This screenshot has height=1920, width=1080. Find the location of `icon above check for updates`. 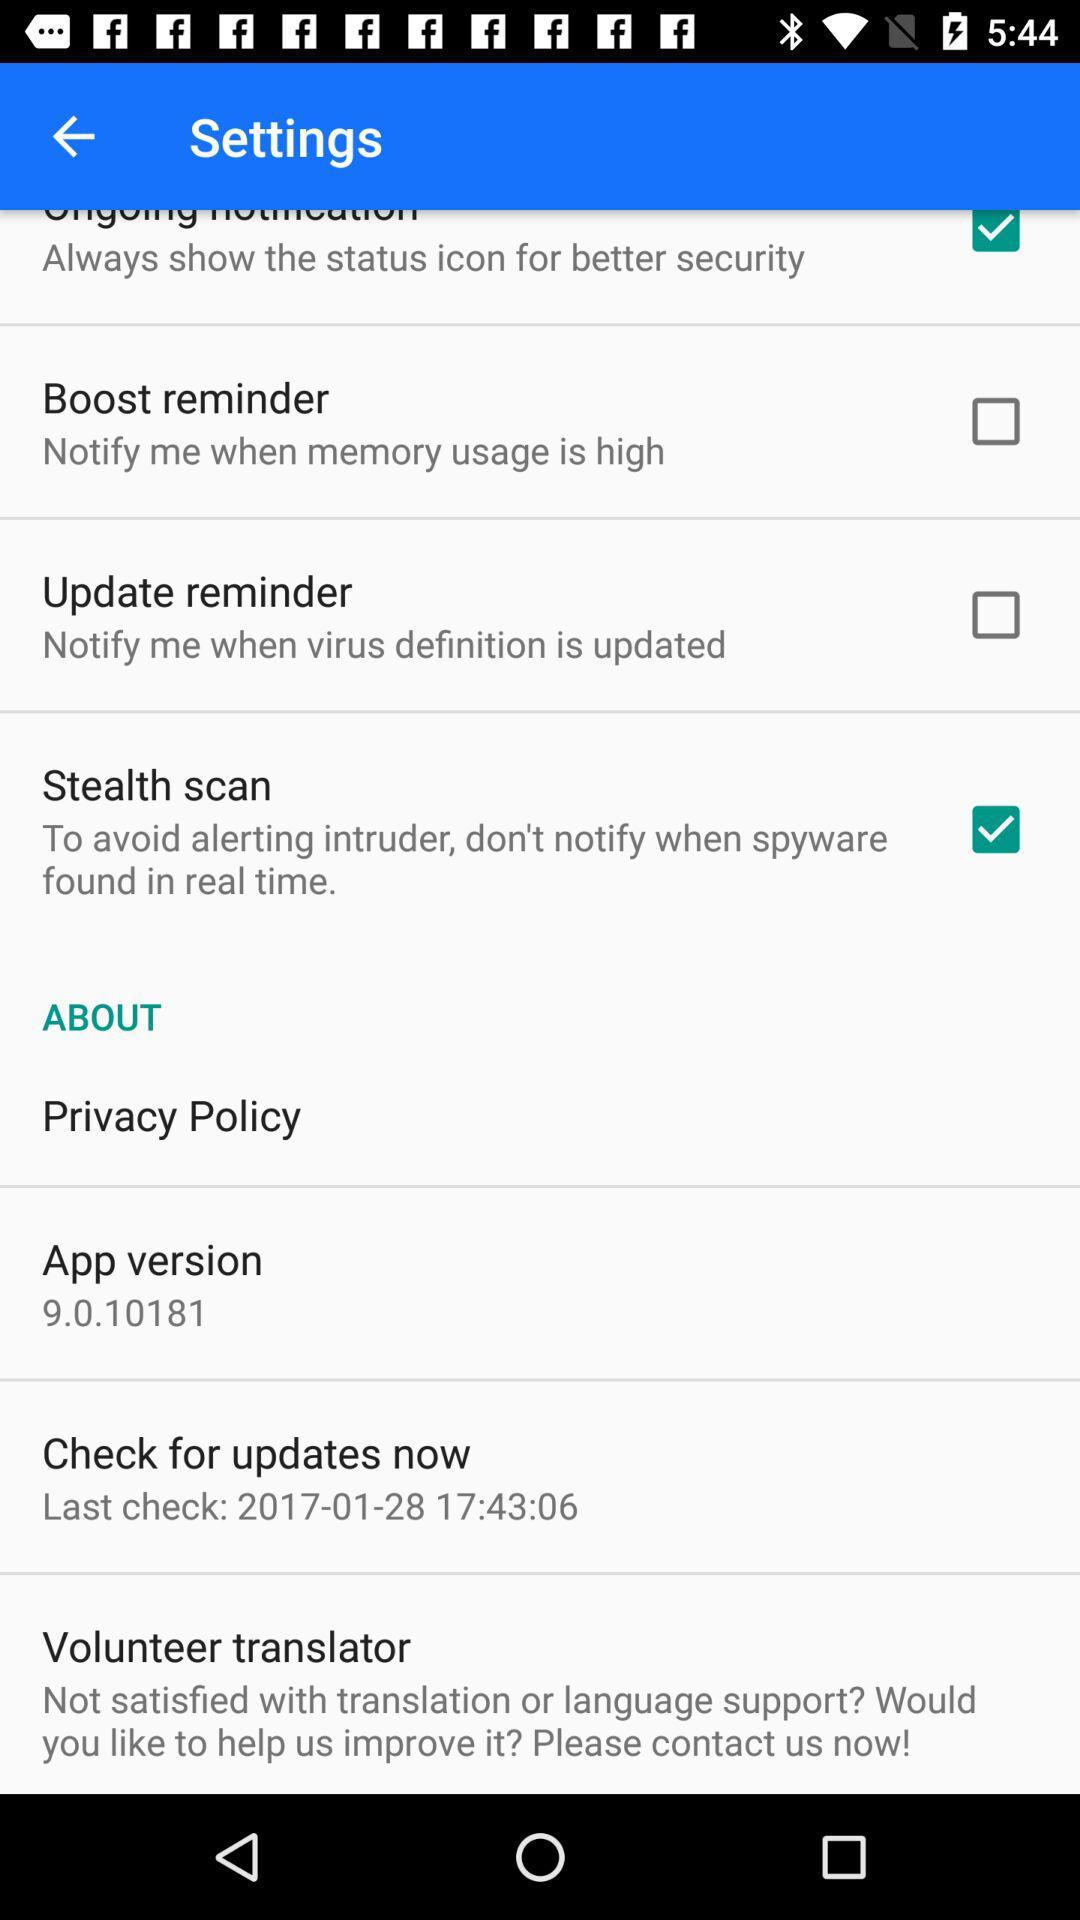

icon above check for updates is located at coordinates (125, 1311).